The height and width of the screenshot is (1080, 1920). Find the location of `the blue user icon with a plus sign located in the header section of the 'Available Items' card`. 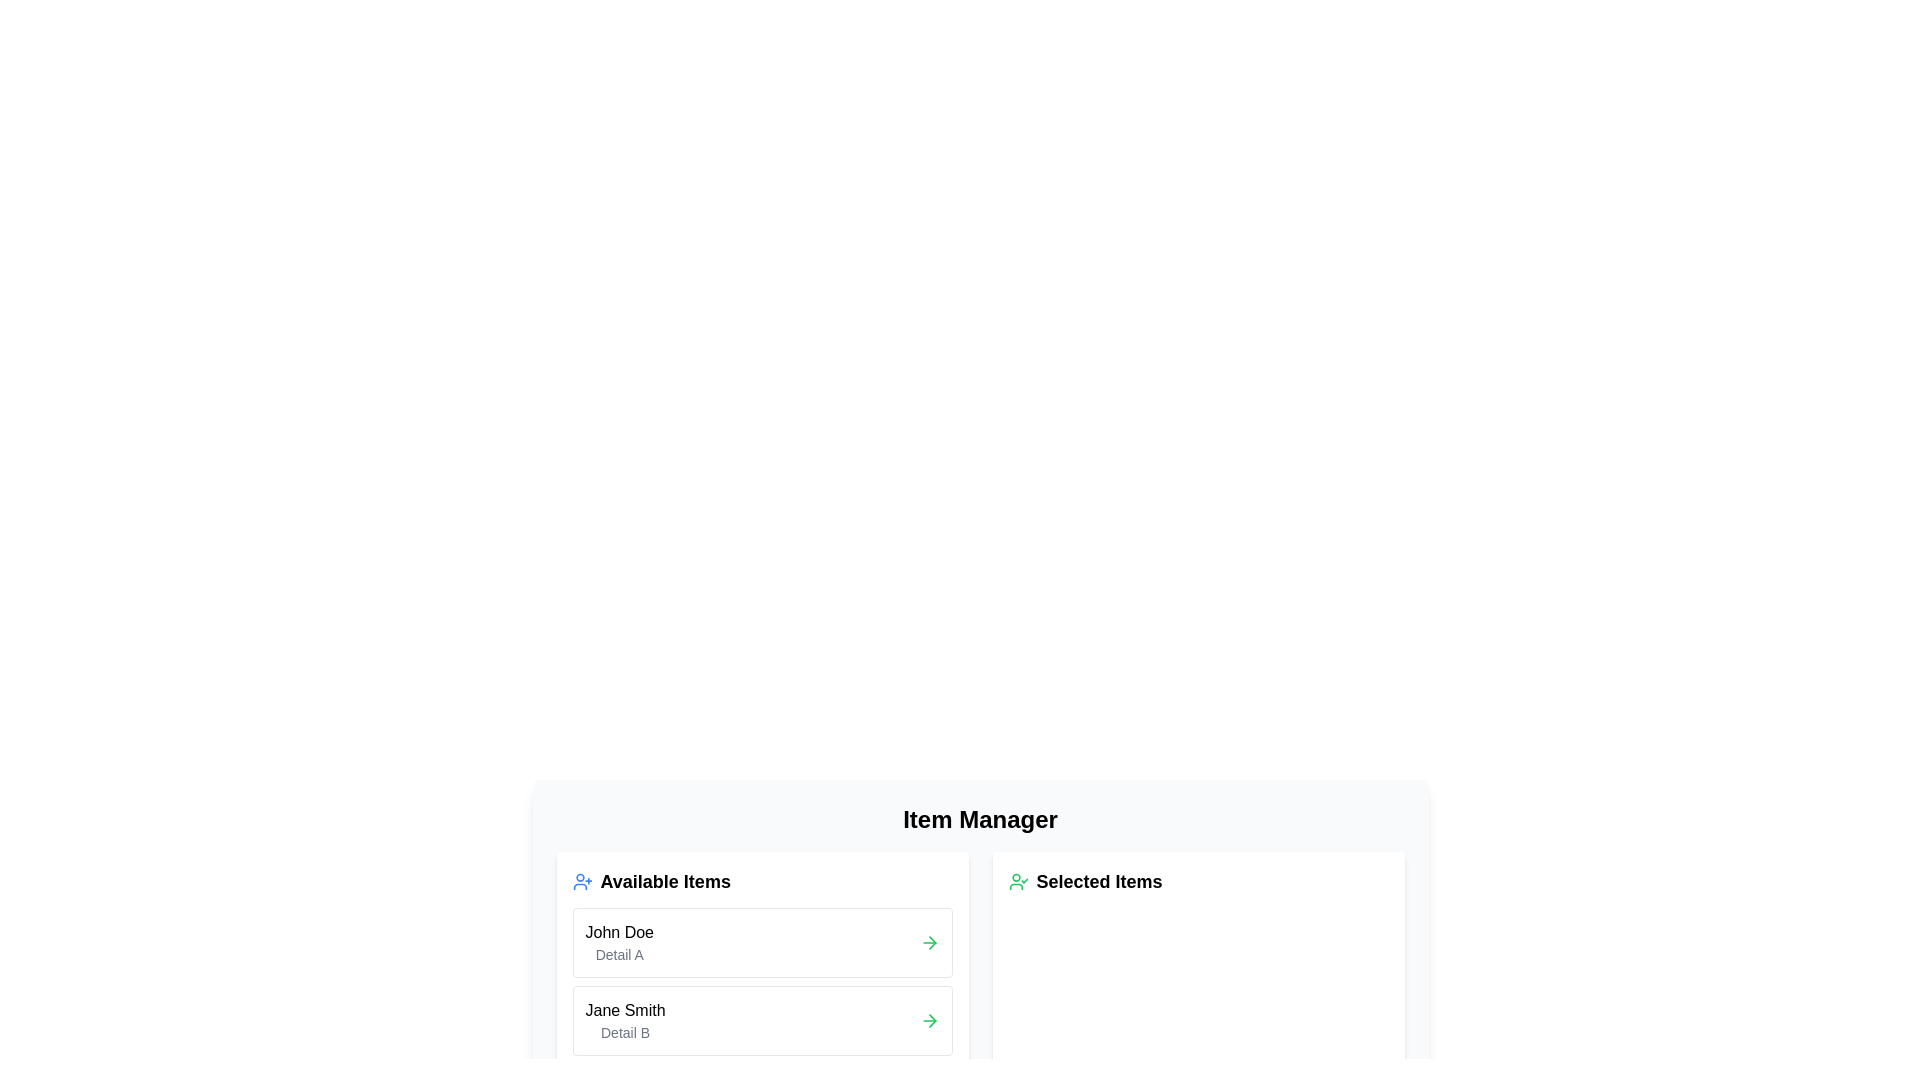

the blue user icon with a plus sign located in the header section of the 'Available Items' card is located at coordinates (581, 881).